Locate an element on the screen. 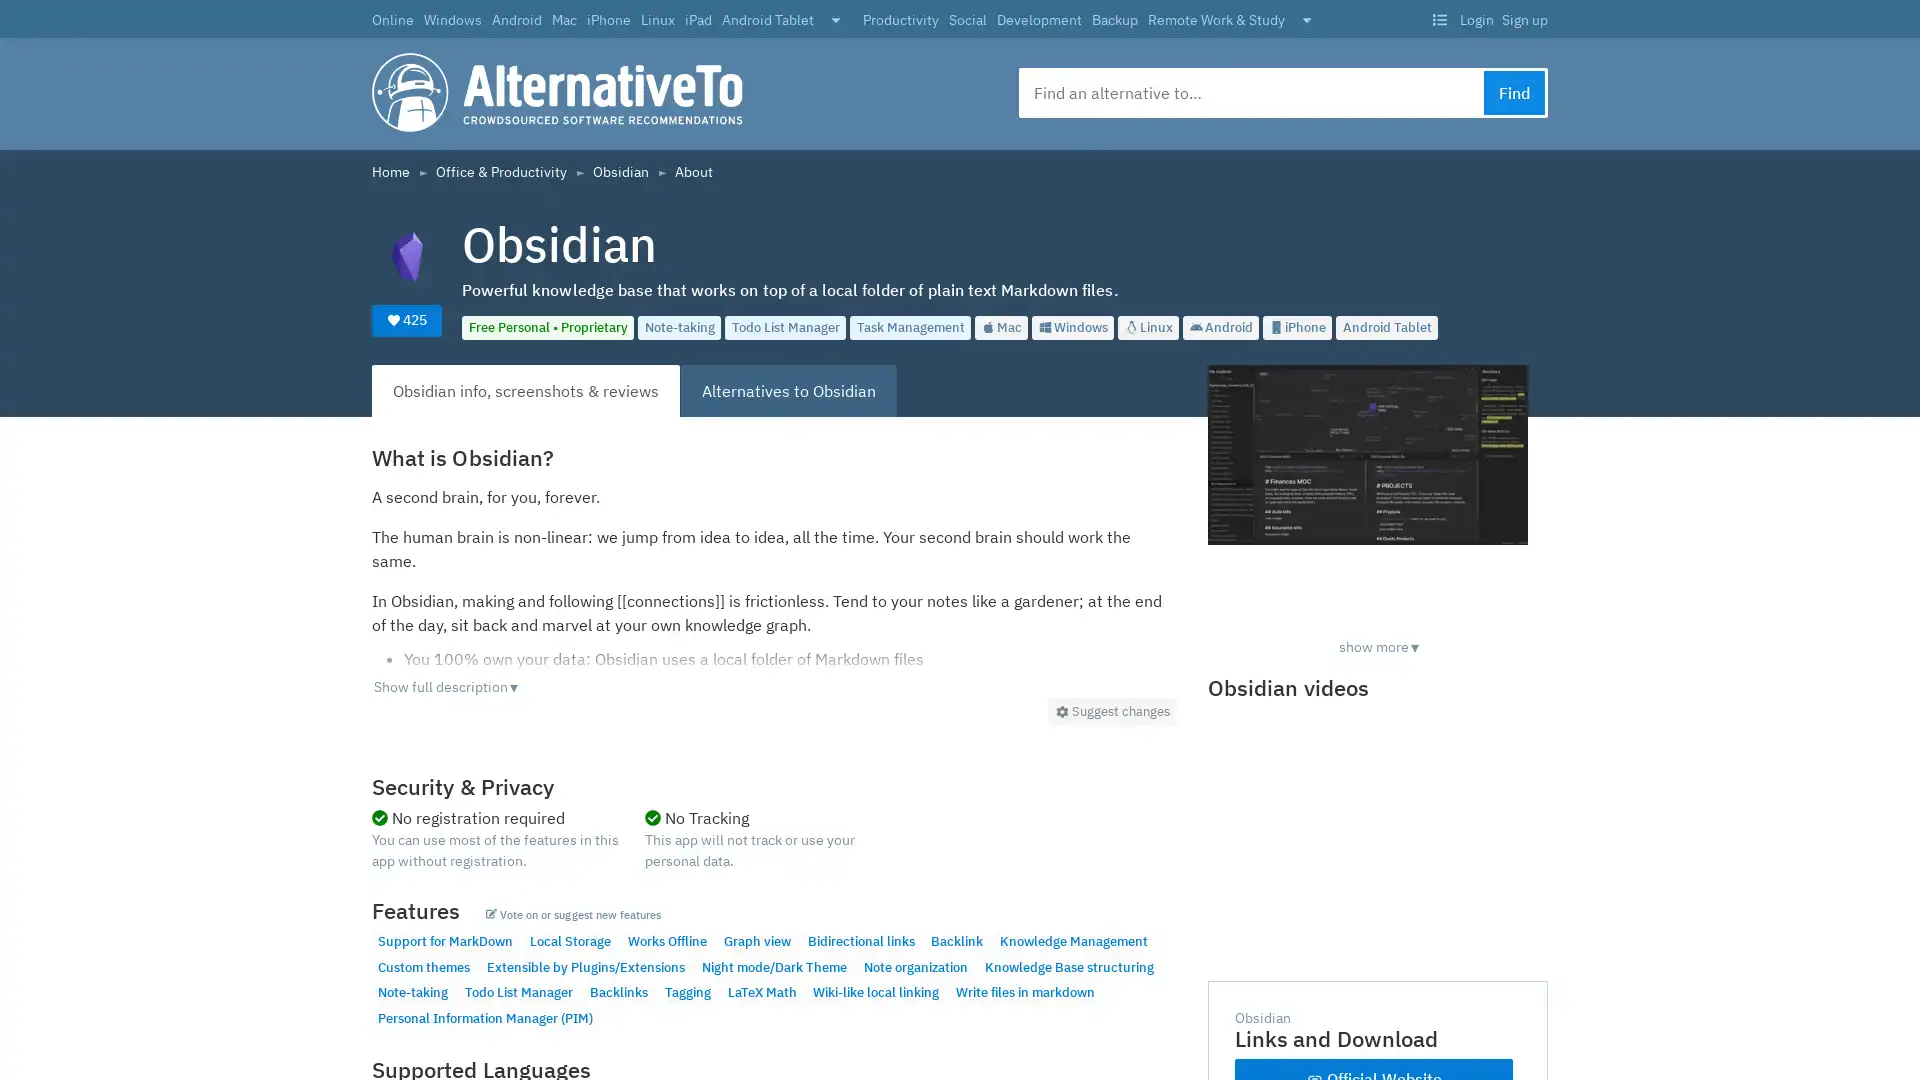 This screenshot has width=1920, height=1080. Show Custom Lists is located at coordinates (1438, 20).